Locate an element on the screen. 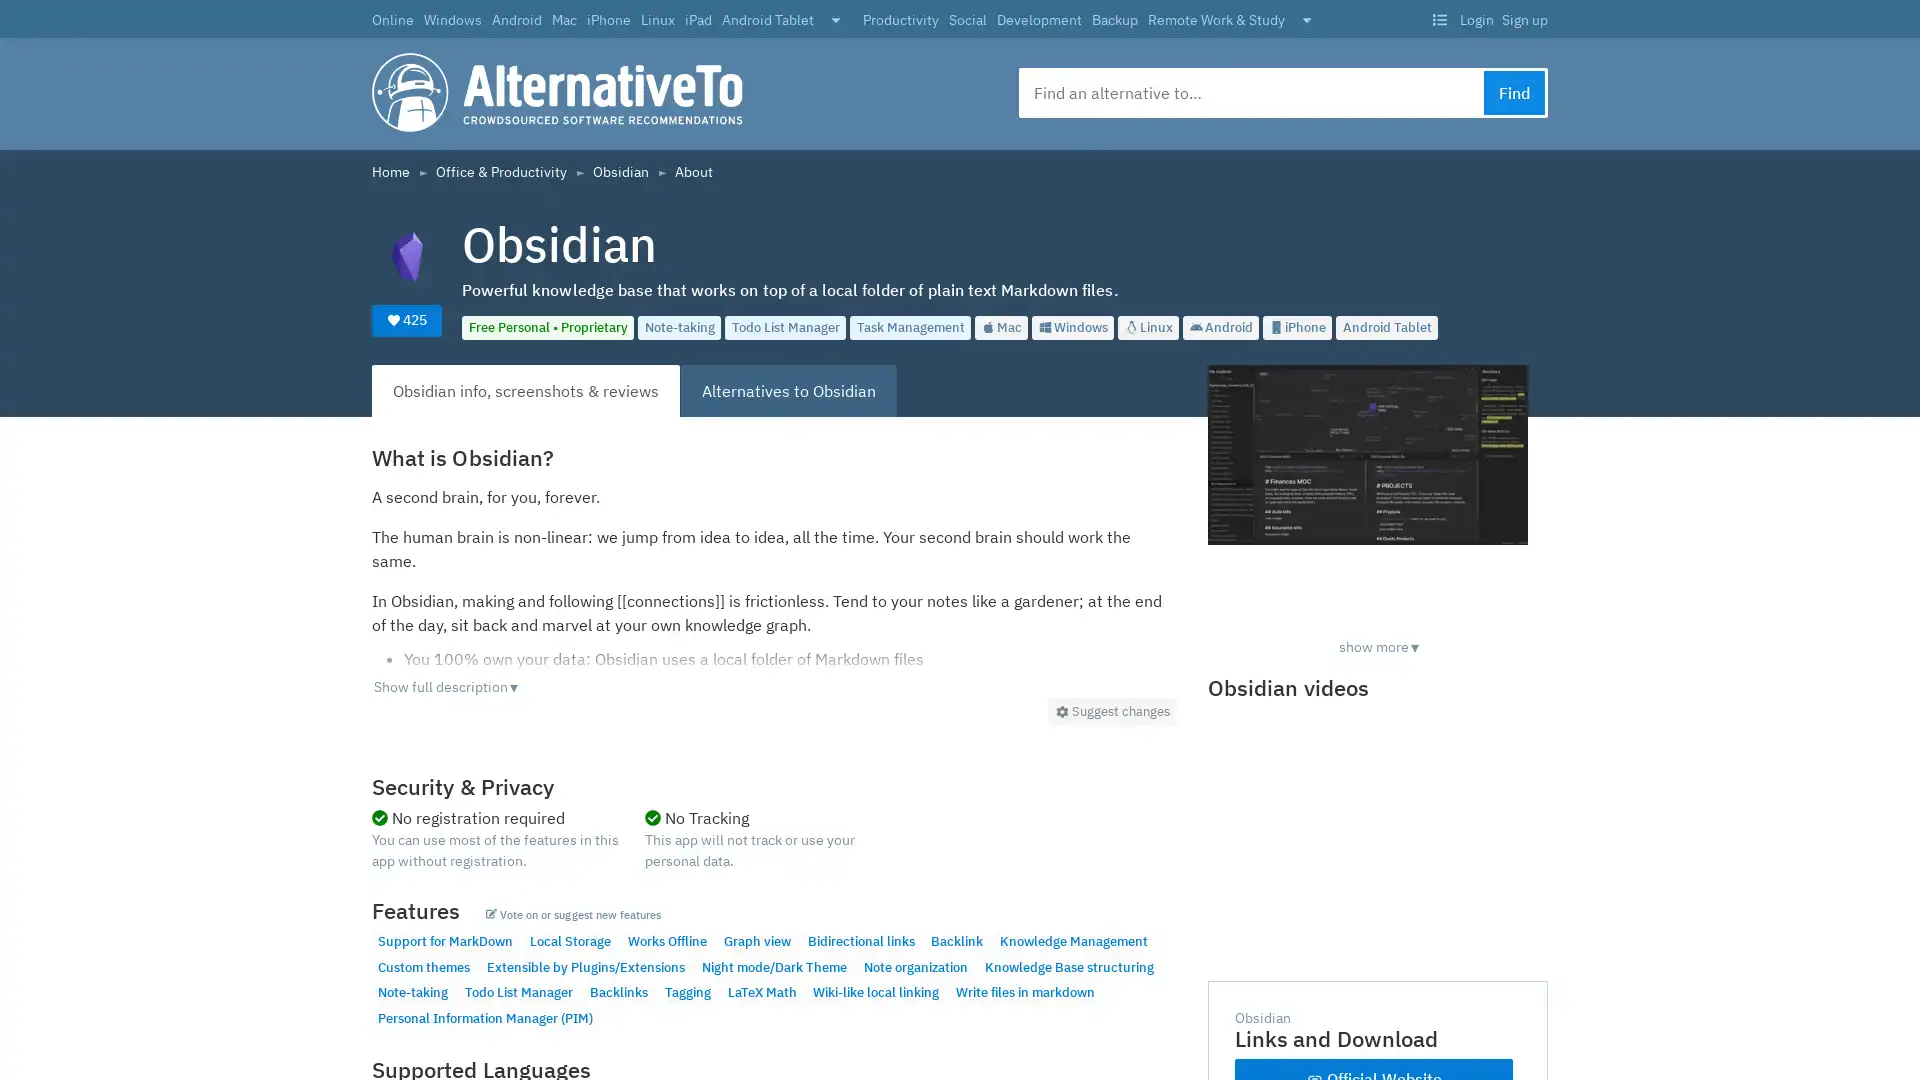 This screenshot has width=1920, height=1080. Show Custom Lists is located at coordinates (1438, 20).